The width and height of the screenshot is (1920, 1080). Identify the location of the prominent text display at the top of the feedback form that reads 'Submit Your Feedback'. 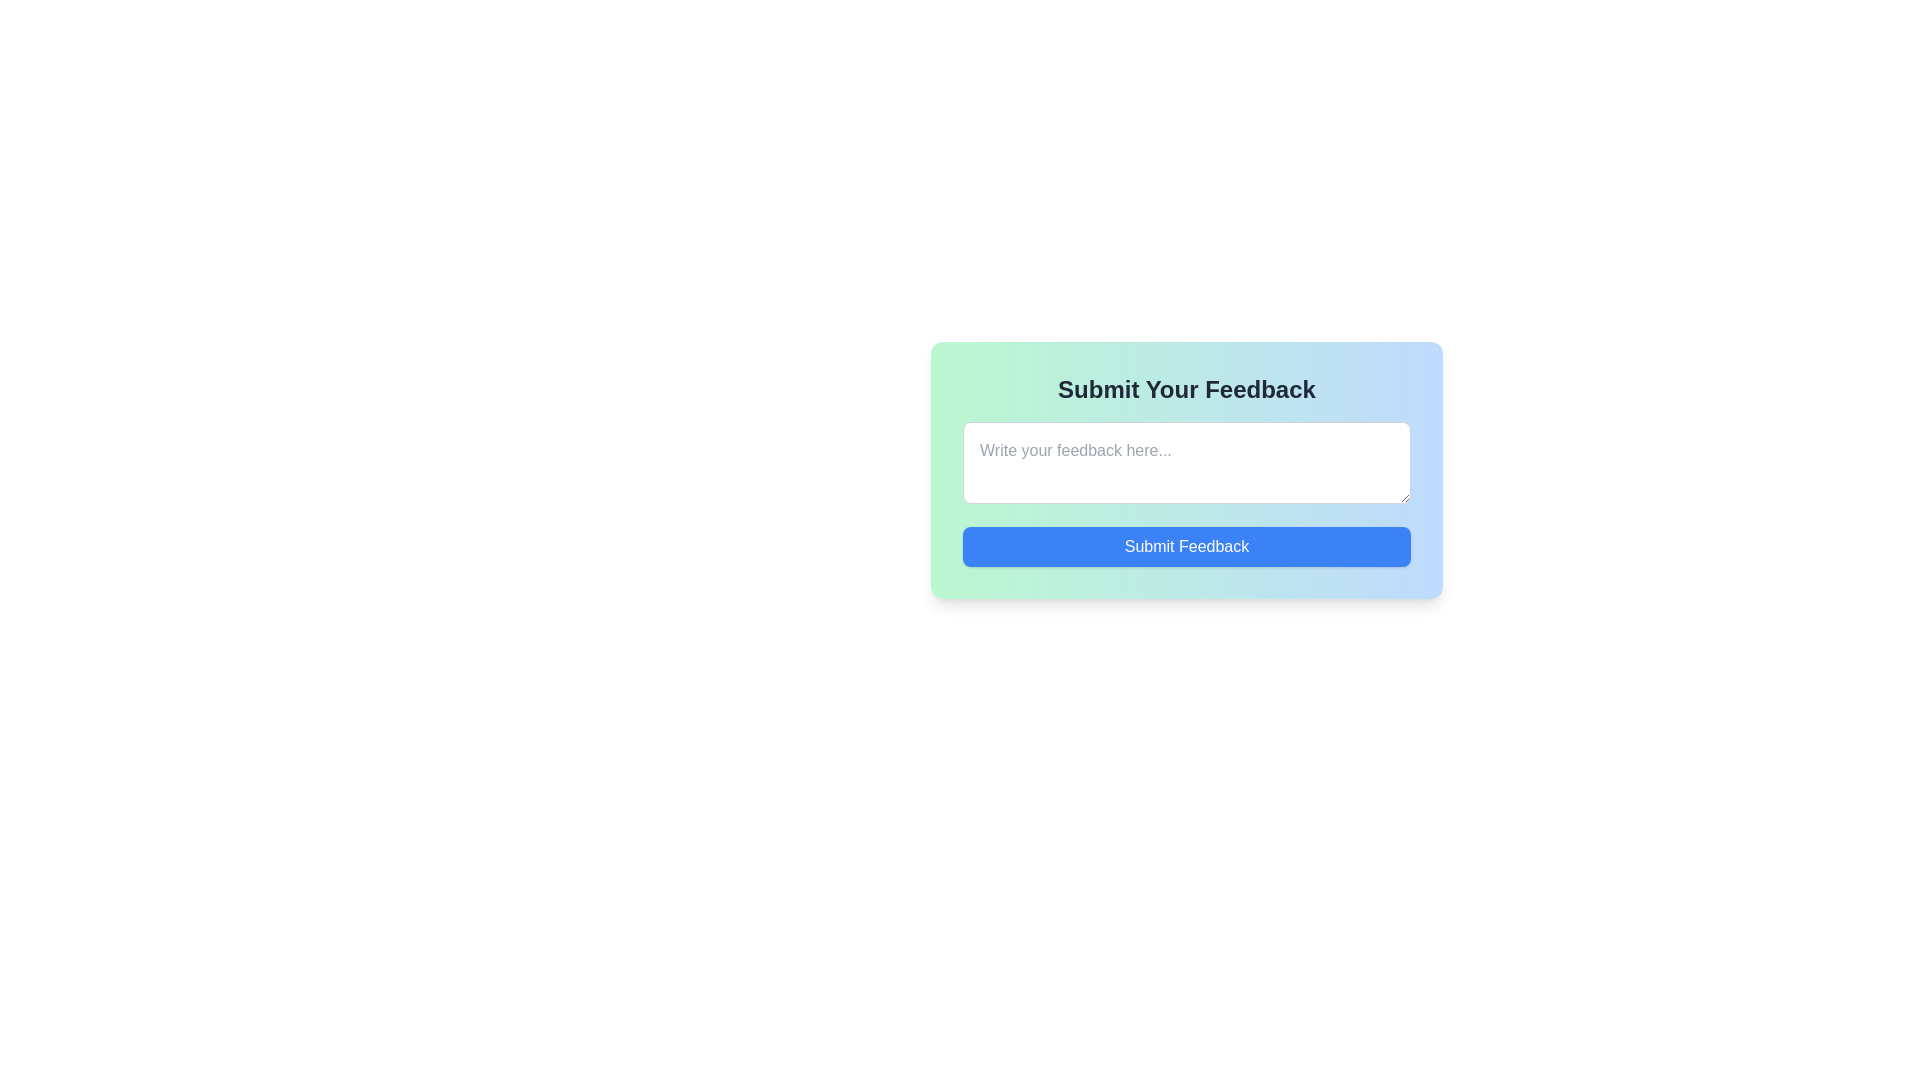
(1186, 389).